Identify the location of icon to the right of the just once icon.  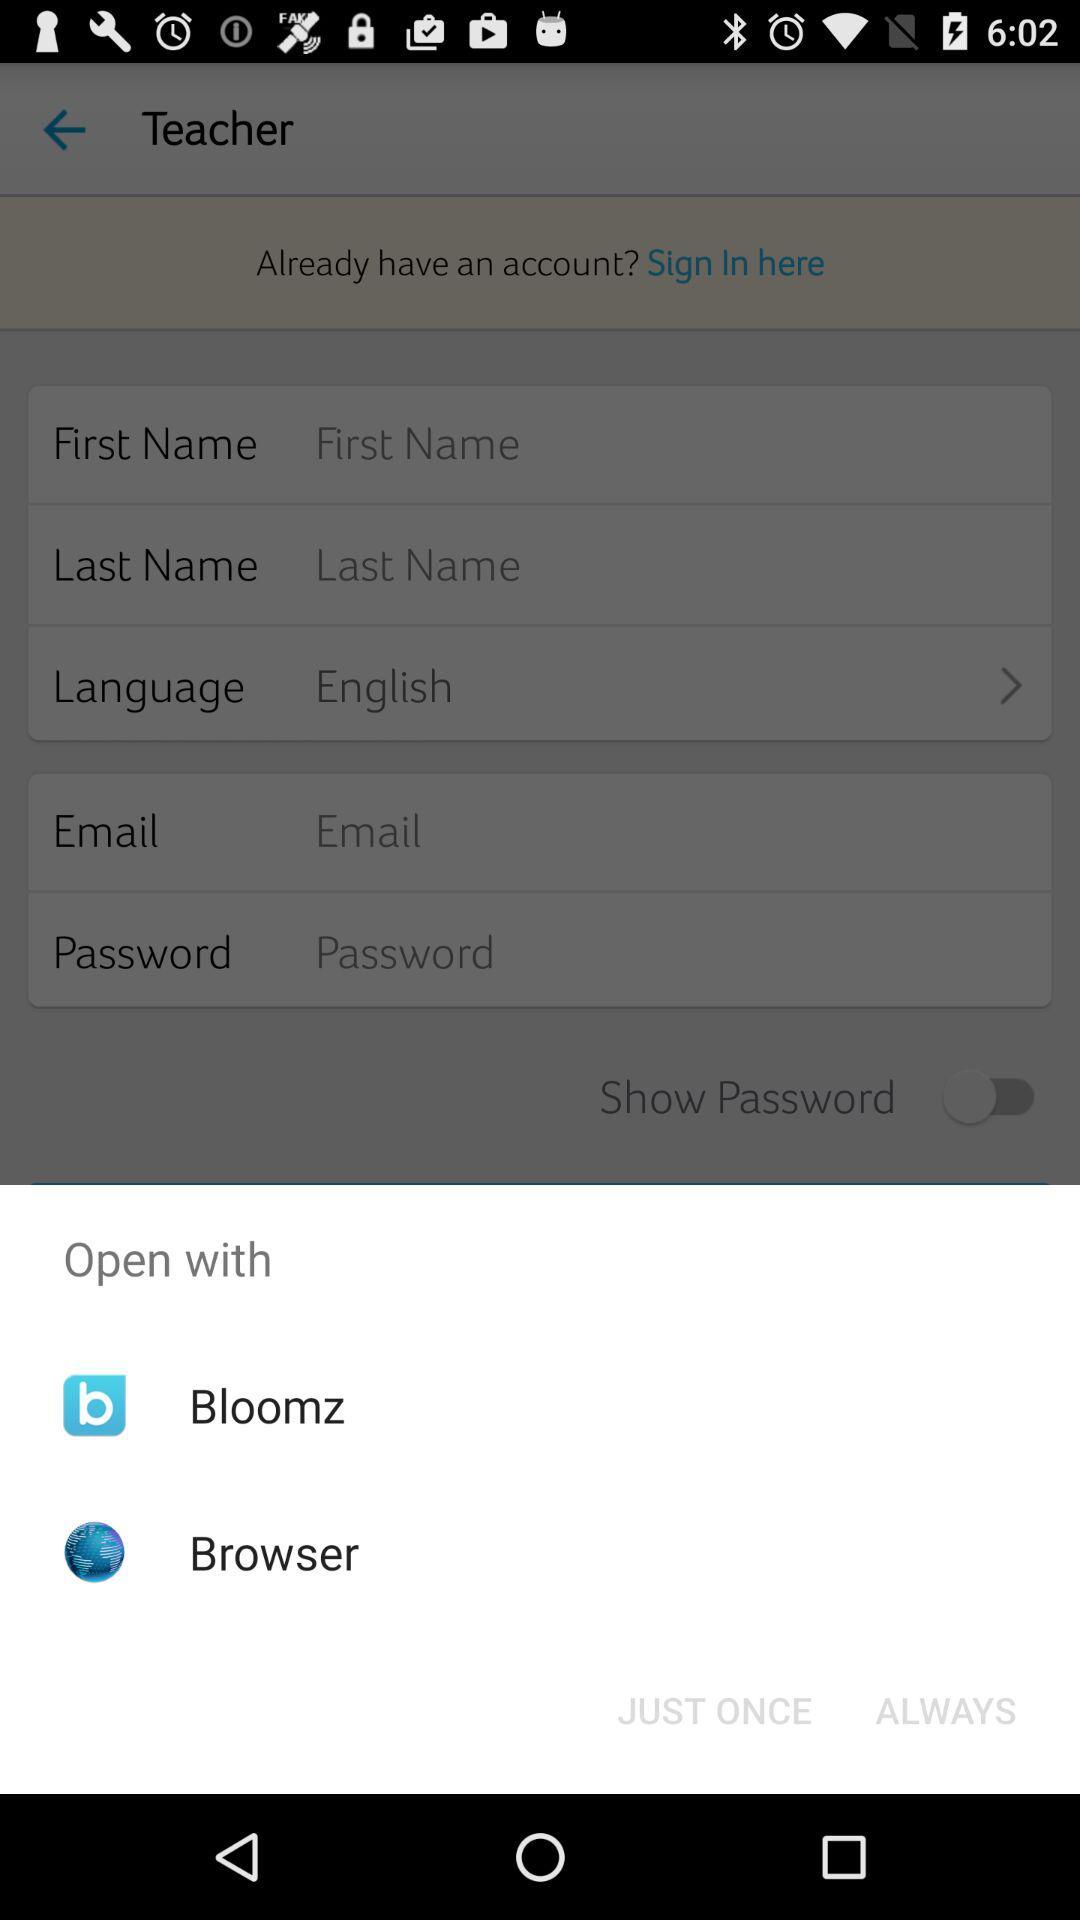
(945, 1708).